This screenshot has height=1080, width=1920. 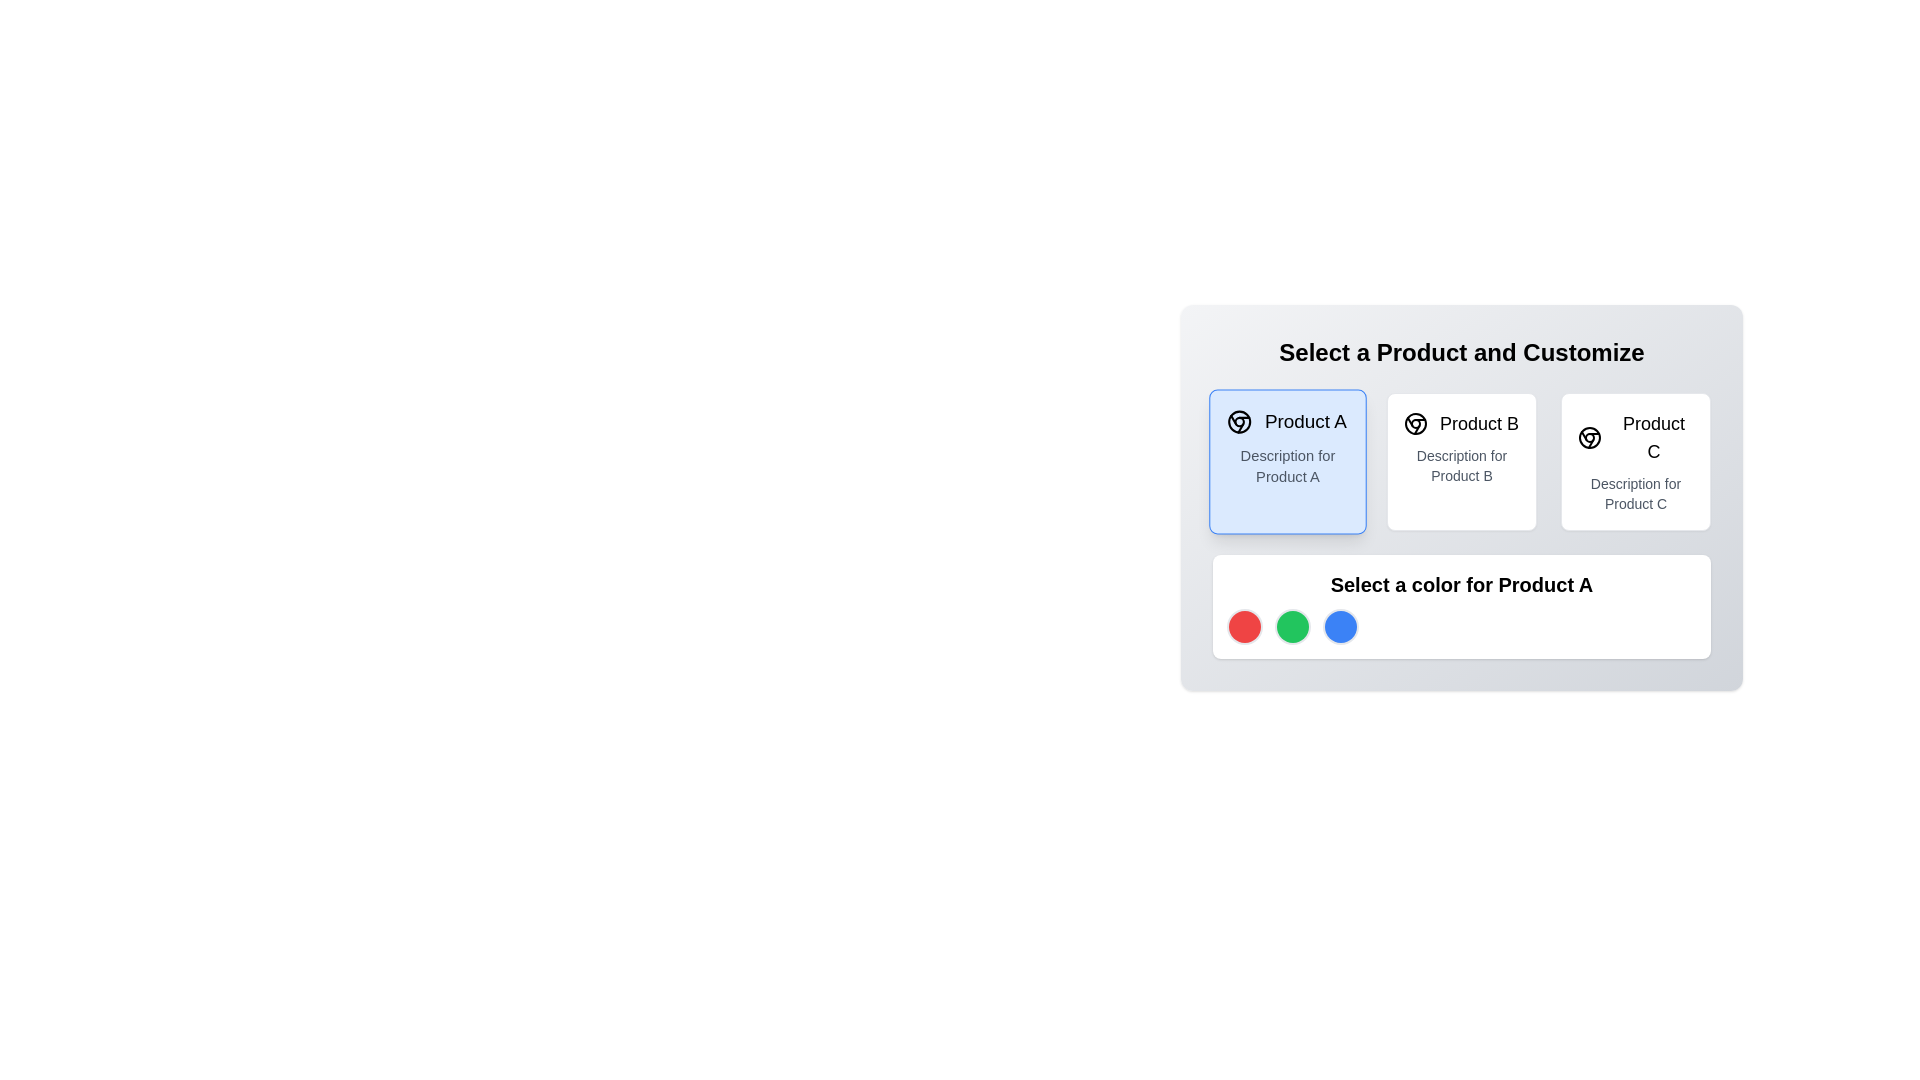 What do you see at coordinates (1462, 466) in the screenshot?
I see `description text located directly below the 'Product B' label, which provides additional details about 'Product B'` at bounding box center [1462, 466].